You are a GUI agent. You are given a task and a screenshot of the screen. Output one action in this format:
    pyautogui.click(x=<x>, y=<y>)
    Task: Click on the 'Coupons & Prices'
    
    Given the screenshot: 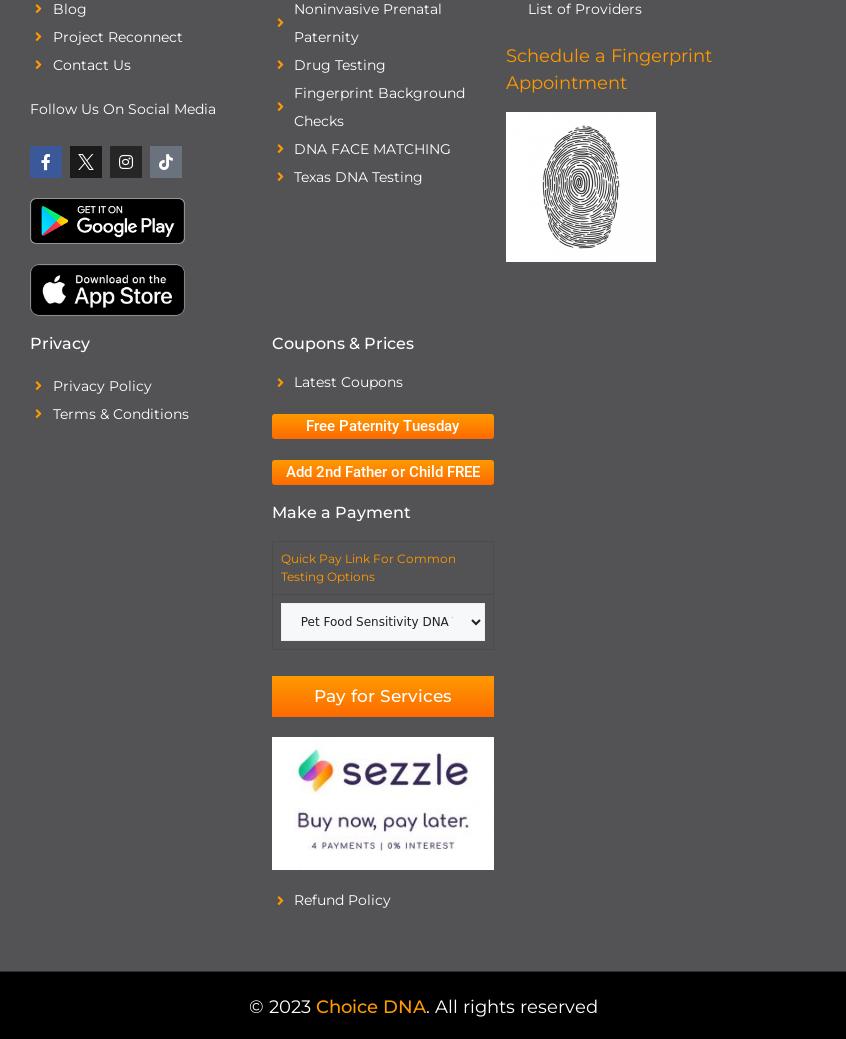 What is the action you would take?
    pyautogui.click(x=341, y=343)
    